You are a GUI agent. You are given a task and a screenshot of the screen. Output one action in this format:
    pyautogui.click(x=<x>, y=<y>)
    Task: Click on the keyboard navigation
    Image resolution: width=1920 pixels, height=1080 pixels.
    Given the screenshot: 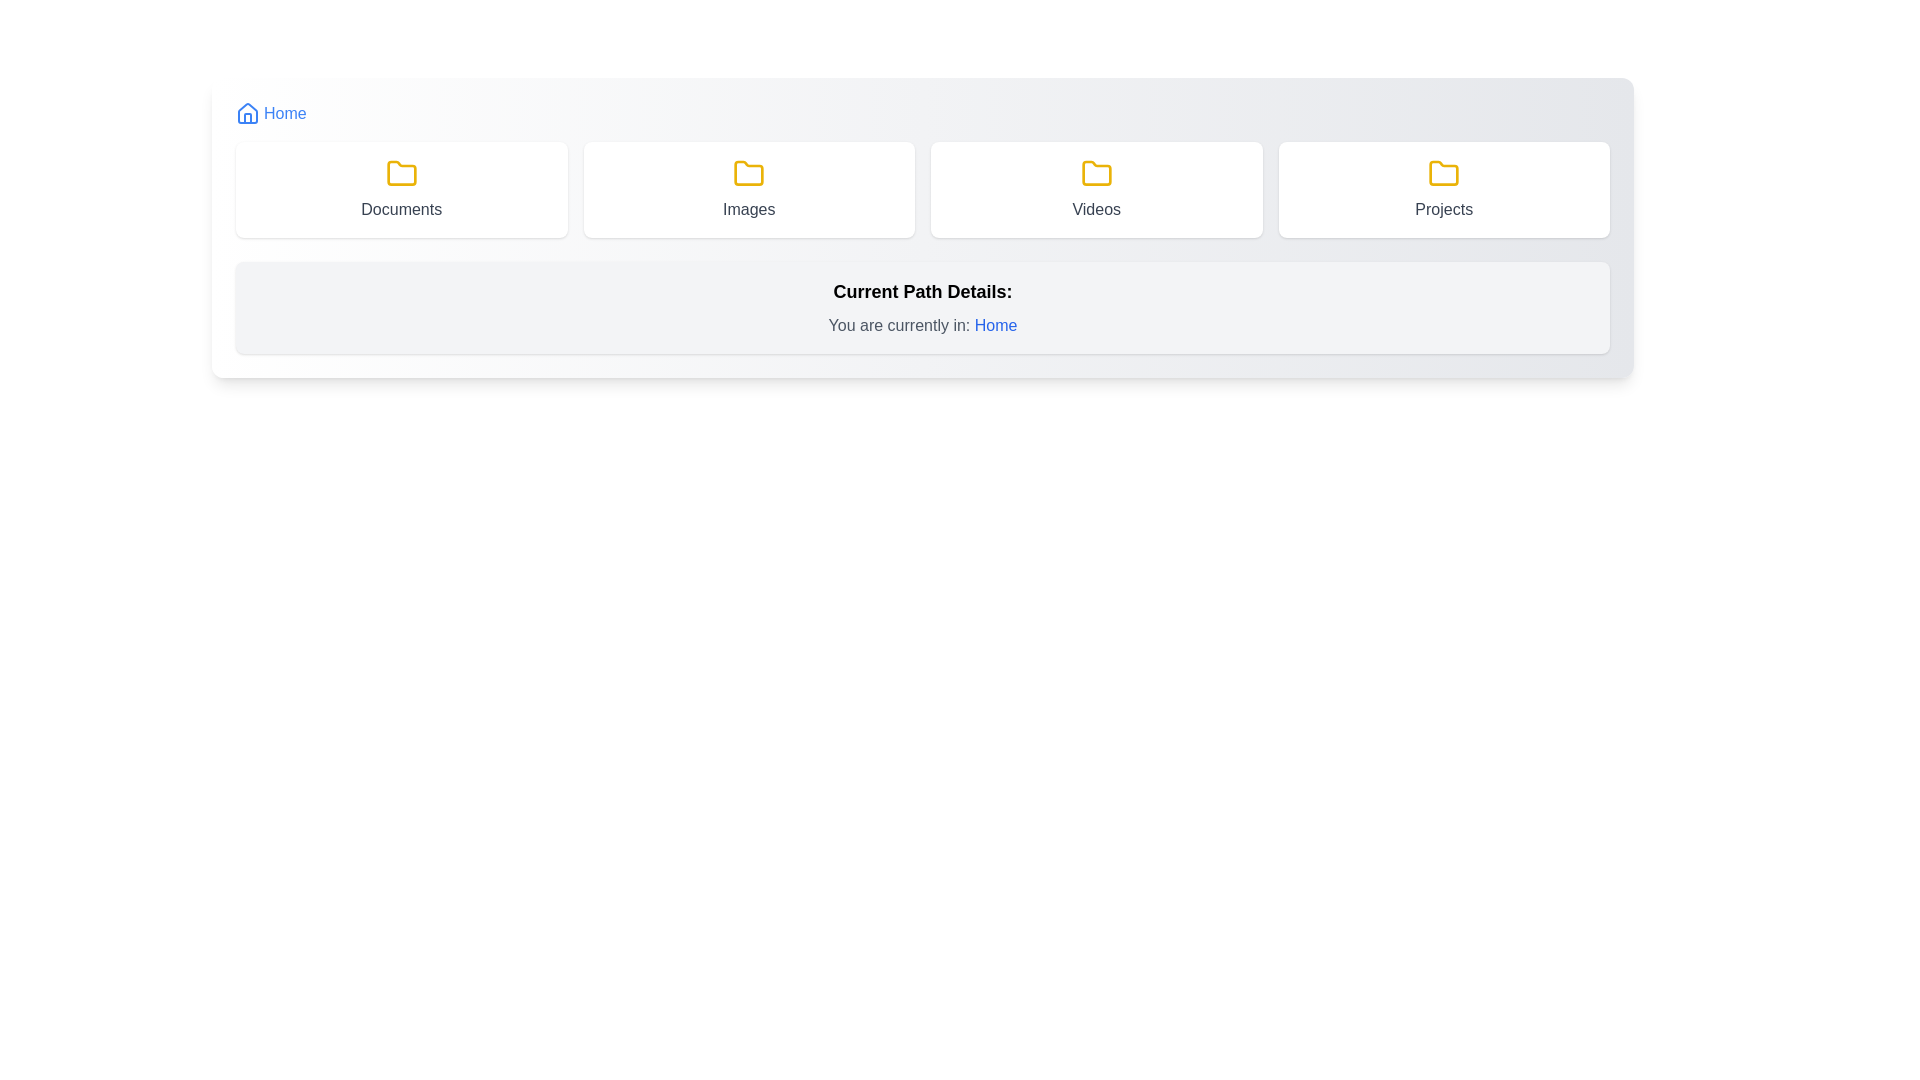 What is the action you would take?
    pyautogui.click(x=1095, y=172)
    